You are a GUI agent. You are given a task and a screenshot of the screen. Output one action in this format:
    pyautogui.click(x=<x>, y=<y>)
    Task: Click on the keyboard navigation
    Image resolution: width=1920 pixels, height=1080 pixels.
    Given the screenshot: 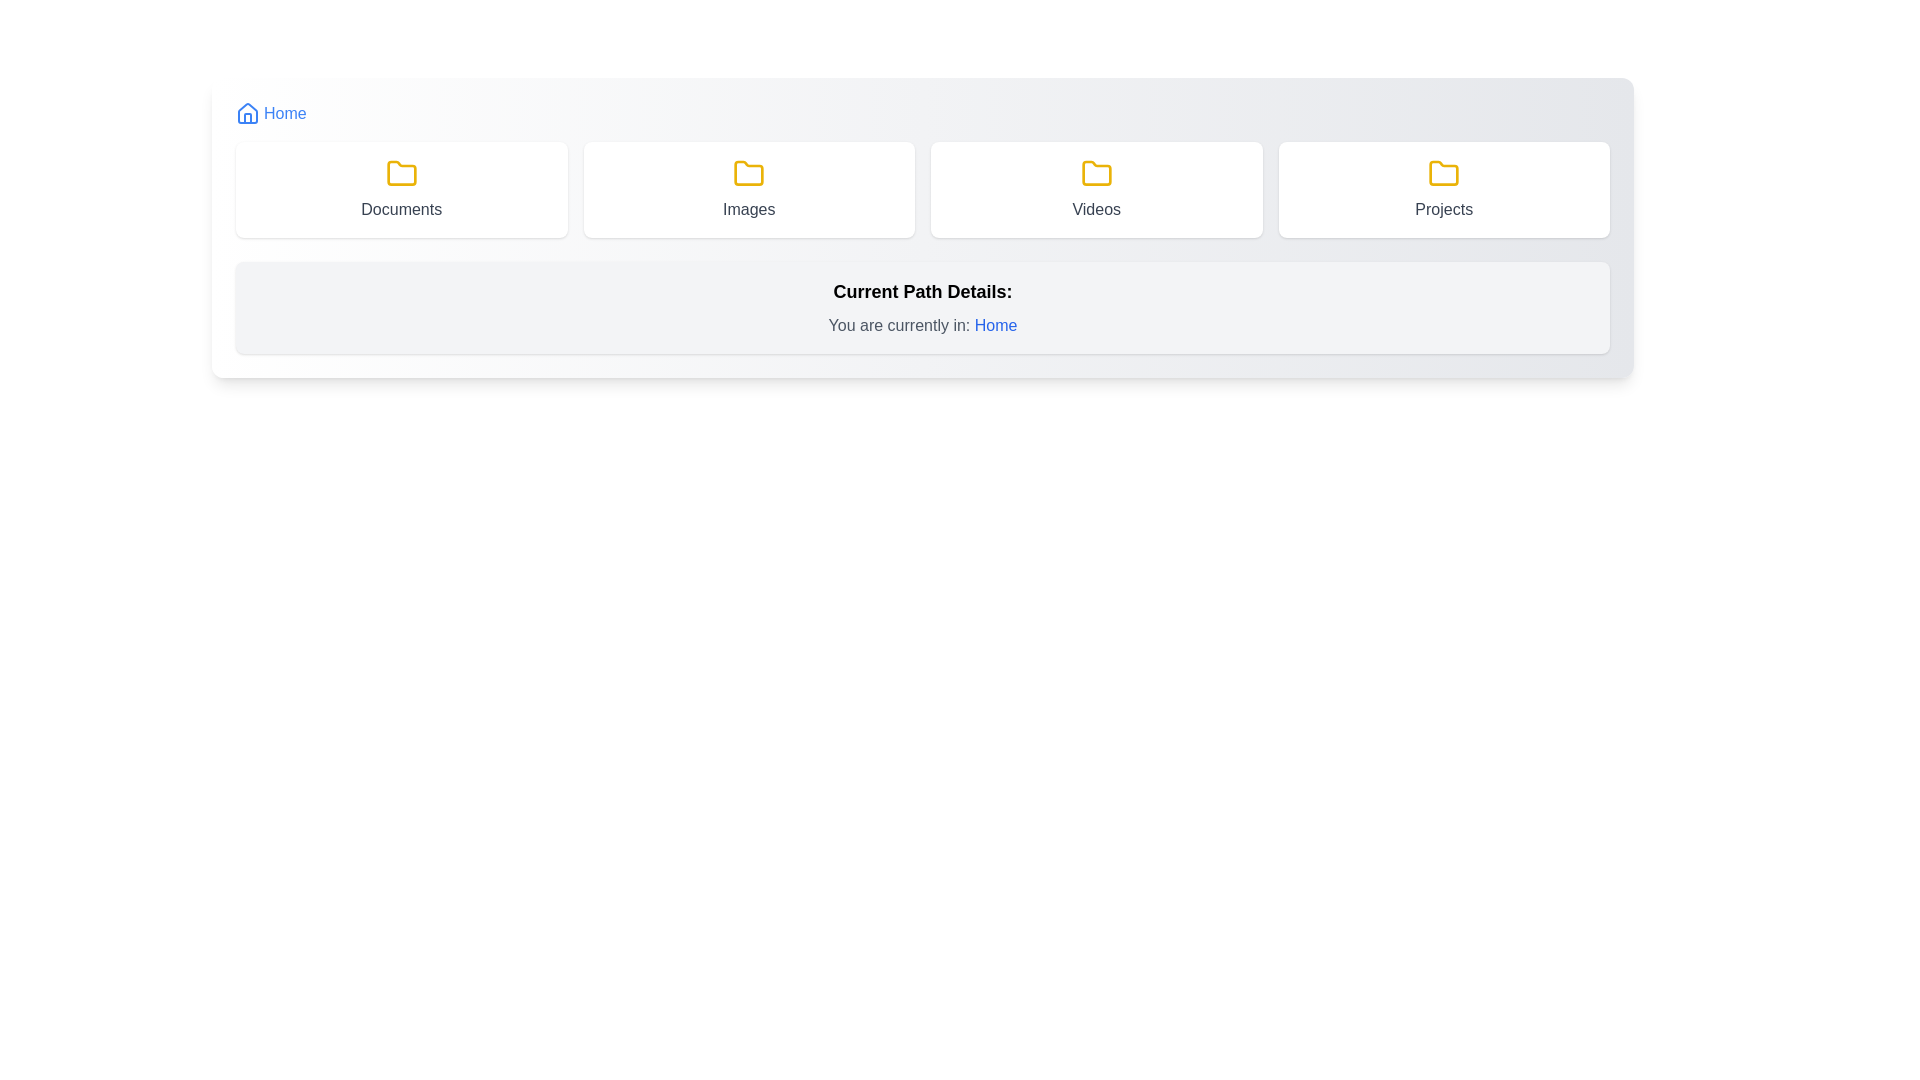 What is the action you would take?
    pyautogui.click(x=1095, y=172)
    